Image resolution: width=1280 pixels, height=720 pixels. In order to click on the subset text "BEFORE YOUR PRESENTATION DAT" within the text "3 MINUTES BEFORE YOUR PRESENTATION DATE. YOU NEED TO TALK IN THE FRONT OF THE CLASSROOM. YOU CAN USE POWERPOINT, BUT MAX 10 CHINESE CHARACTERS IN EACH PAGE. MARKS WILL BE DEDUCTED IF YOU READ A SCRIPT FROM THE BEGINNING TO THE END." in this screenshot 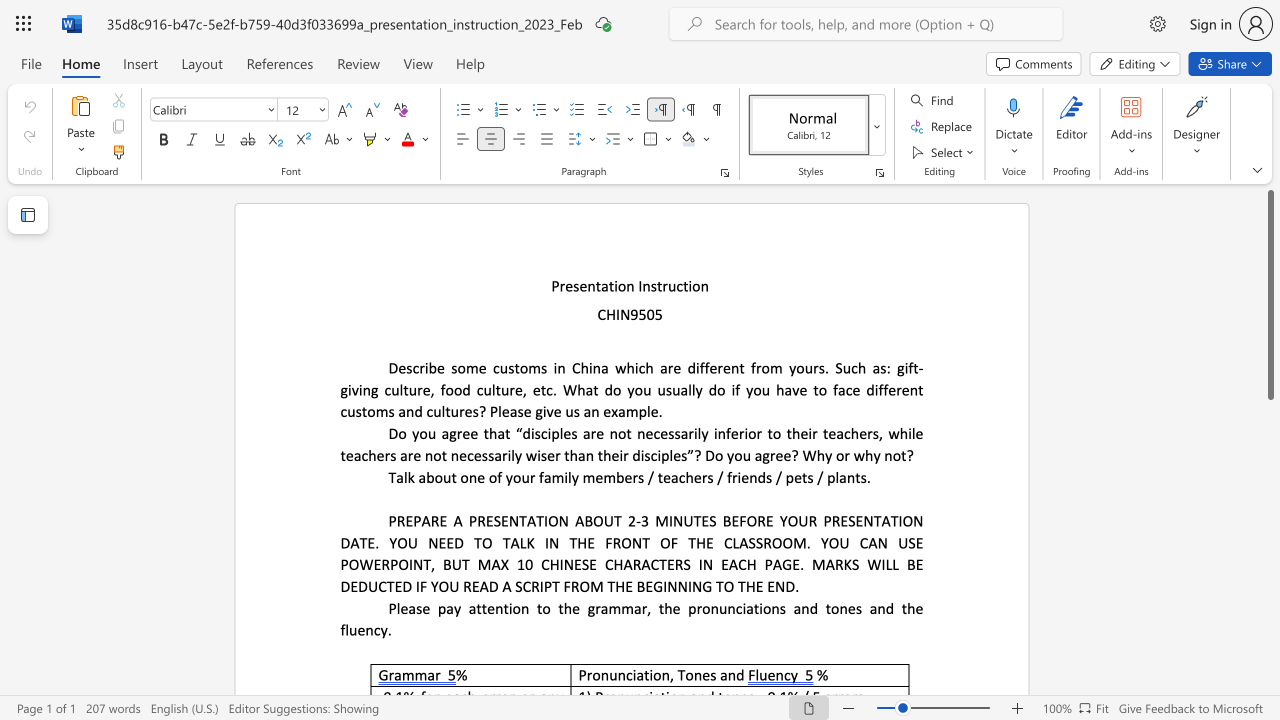, I will do `click(721, 520)`.